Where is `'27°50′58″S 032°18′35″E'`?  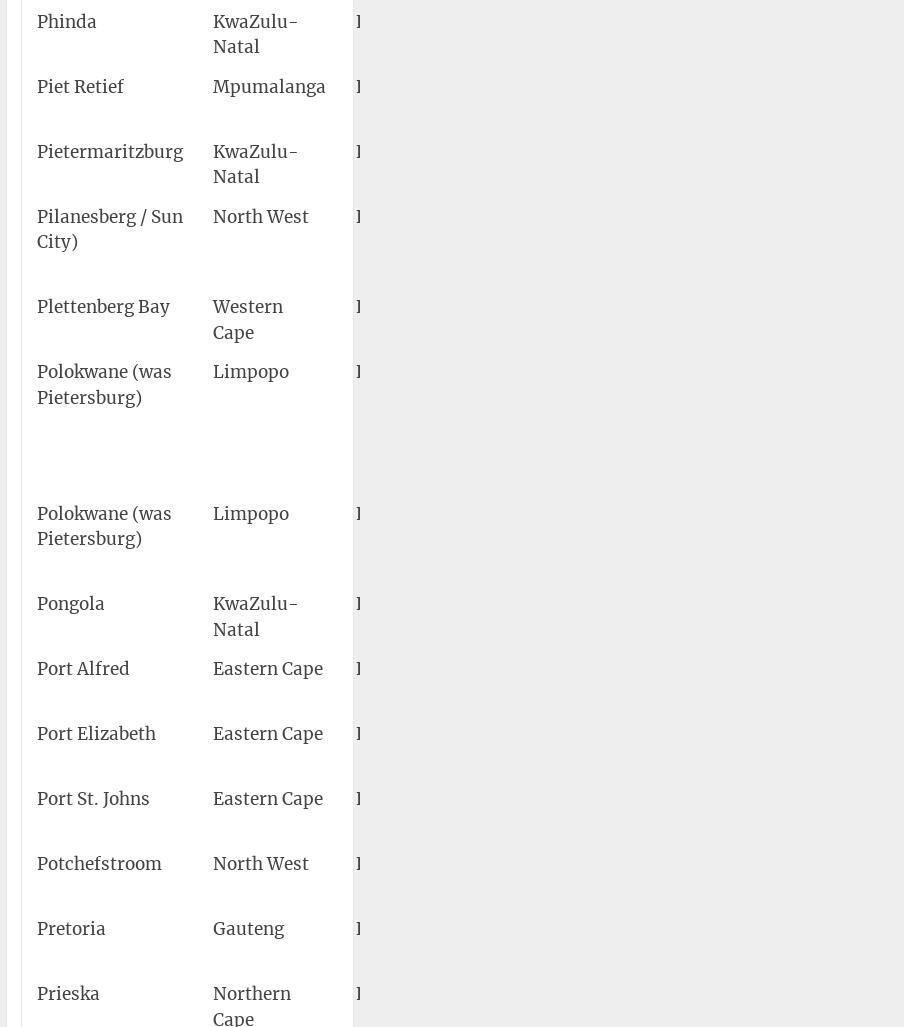
'27°50′58″S 032°18′35″E' is located at coordinates (748, 33).